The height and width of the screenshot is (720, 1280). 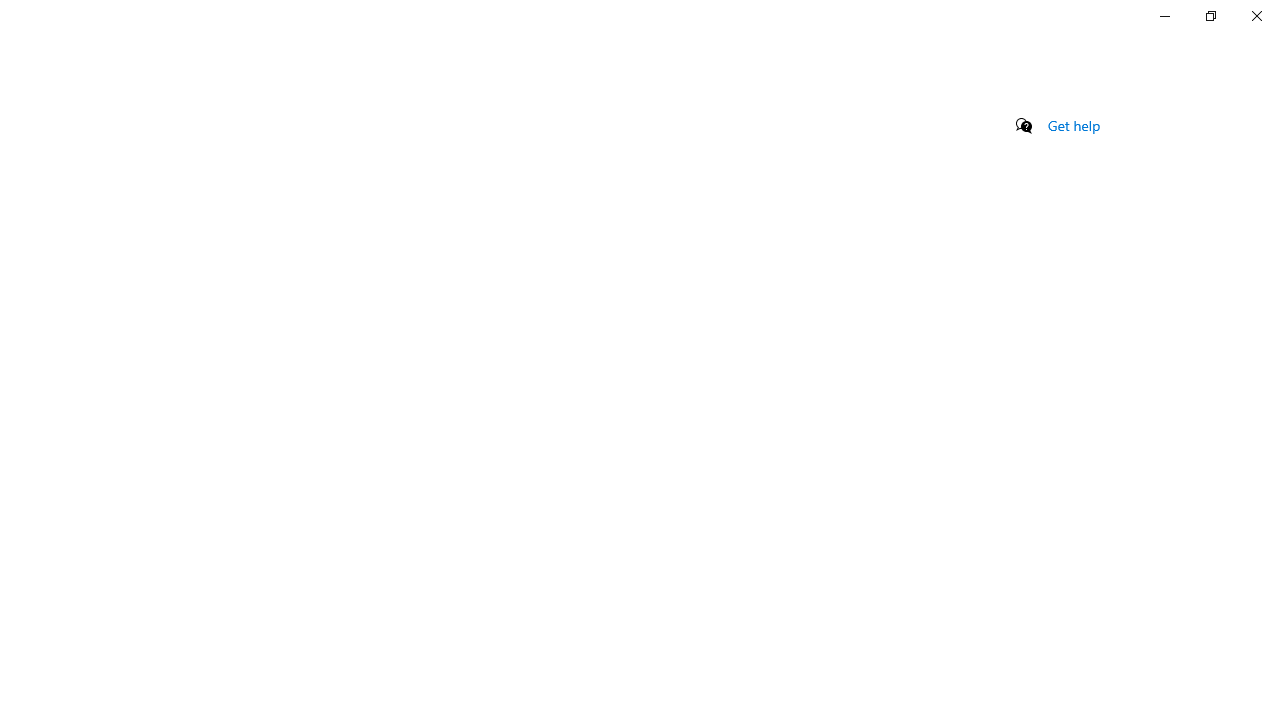 What do you see at coordinates (1209, 15) in the screenshot?
I see `'Restore Settings'` at bounding box center [1209, 15].